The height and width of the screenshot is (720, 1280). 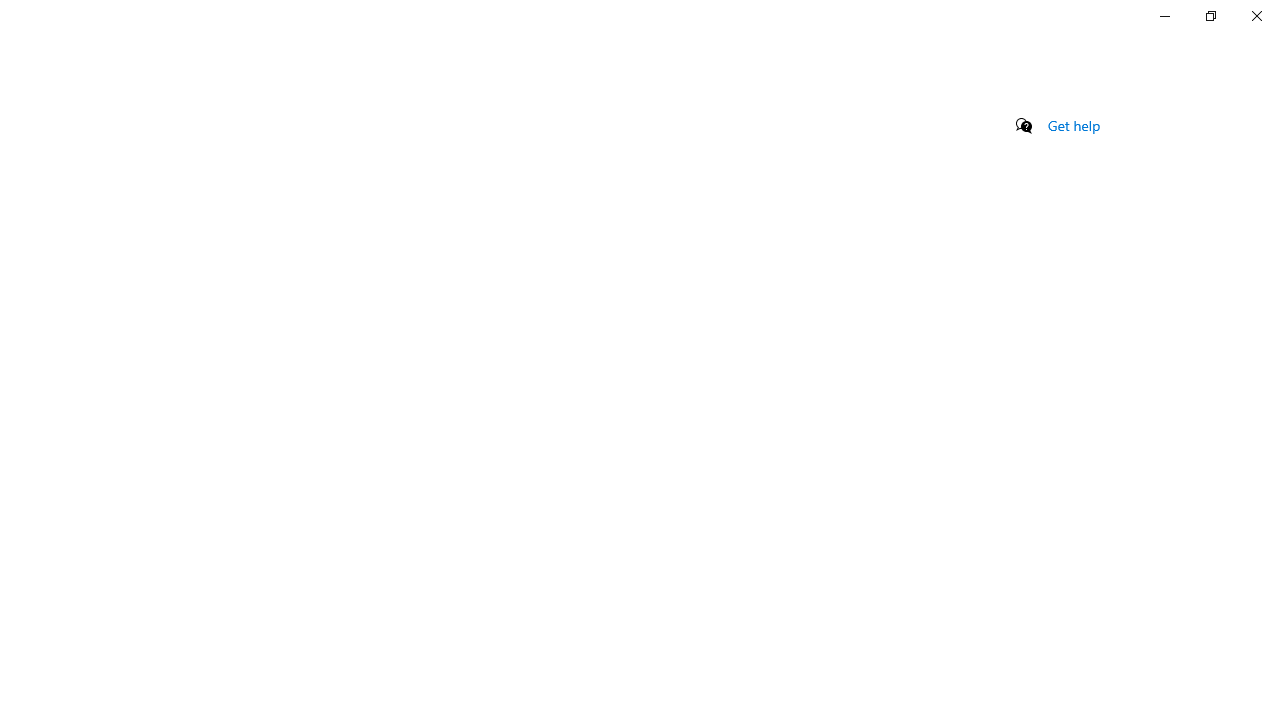 What do you see at coordinates (1209, 15) in the screenshot?
I see `'Restore Settings'` at bounding box center [1209, 15].